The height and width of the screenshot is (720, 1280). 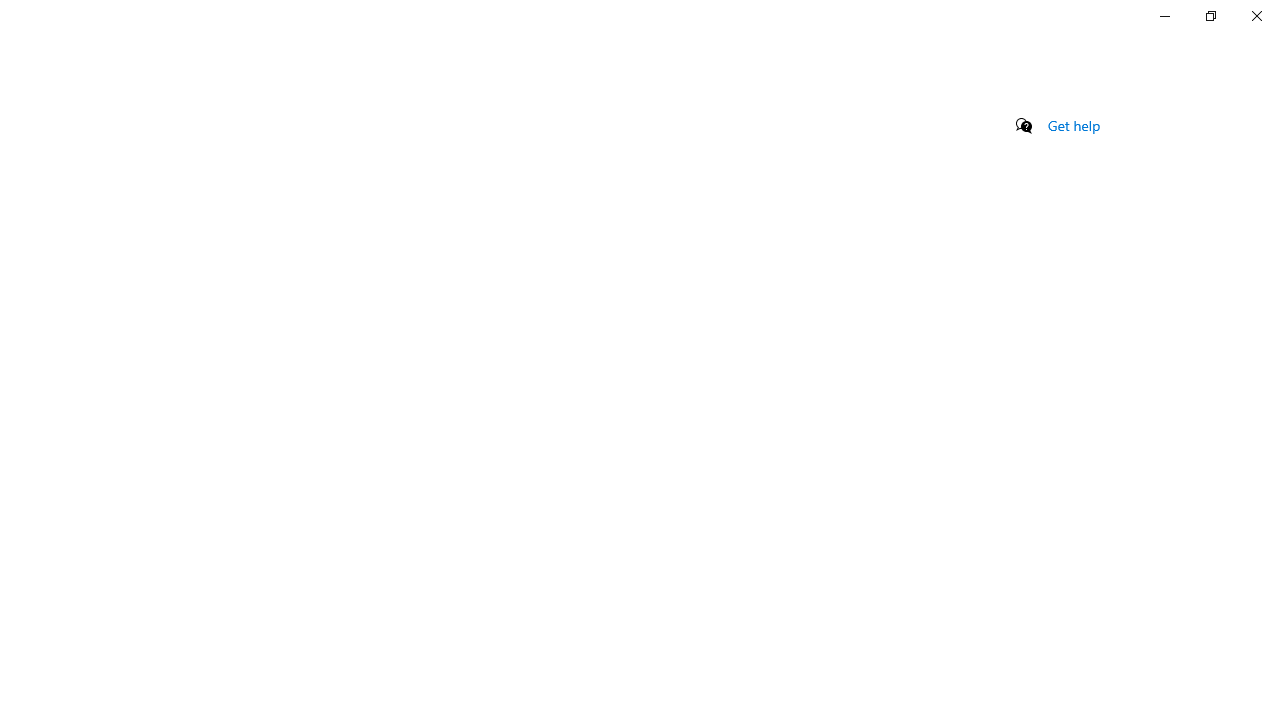 What do you see at coordinates (1209, 15) in the screenshot?
I see `'Restore Settings'` at bounding box center [1209, 15].